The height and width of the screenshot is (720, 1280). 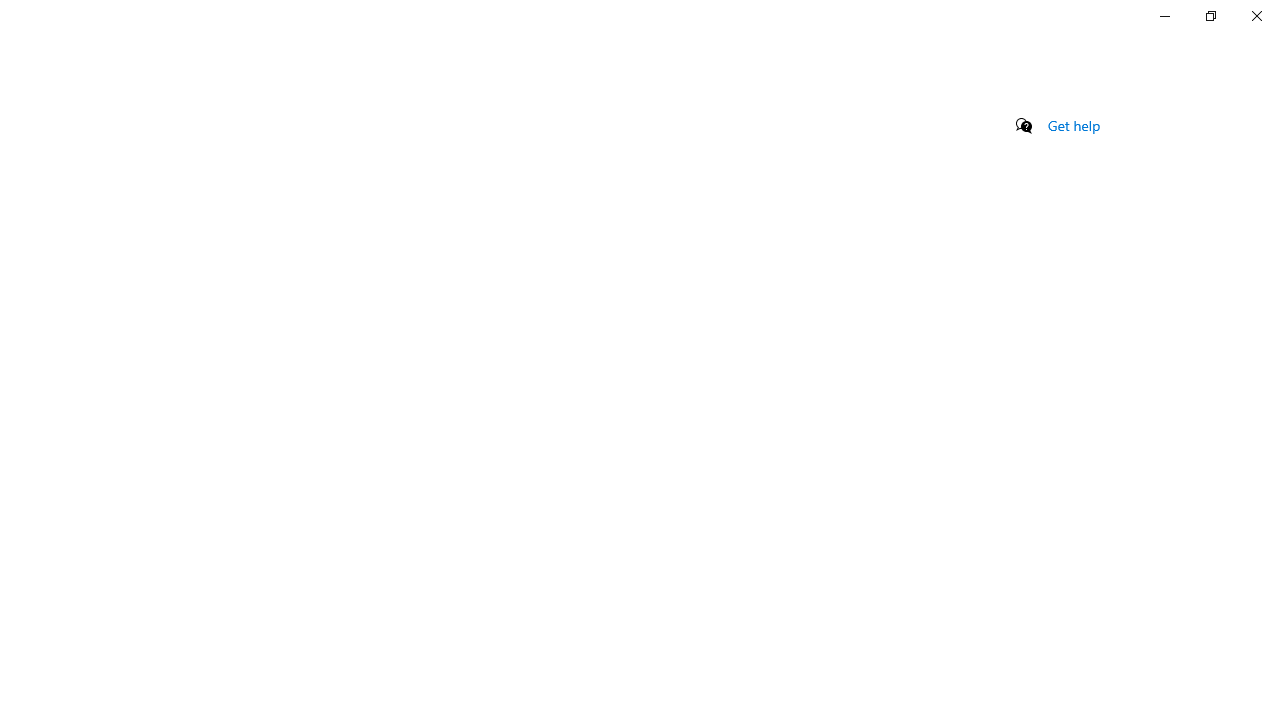 What do you see at coordinates (1209, 15) in the screenshot?
I see `'Restore Settings'` at bounding box center [1209, 15].